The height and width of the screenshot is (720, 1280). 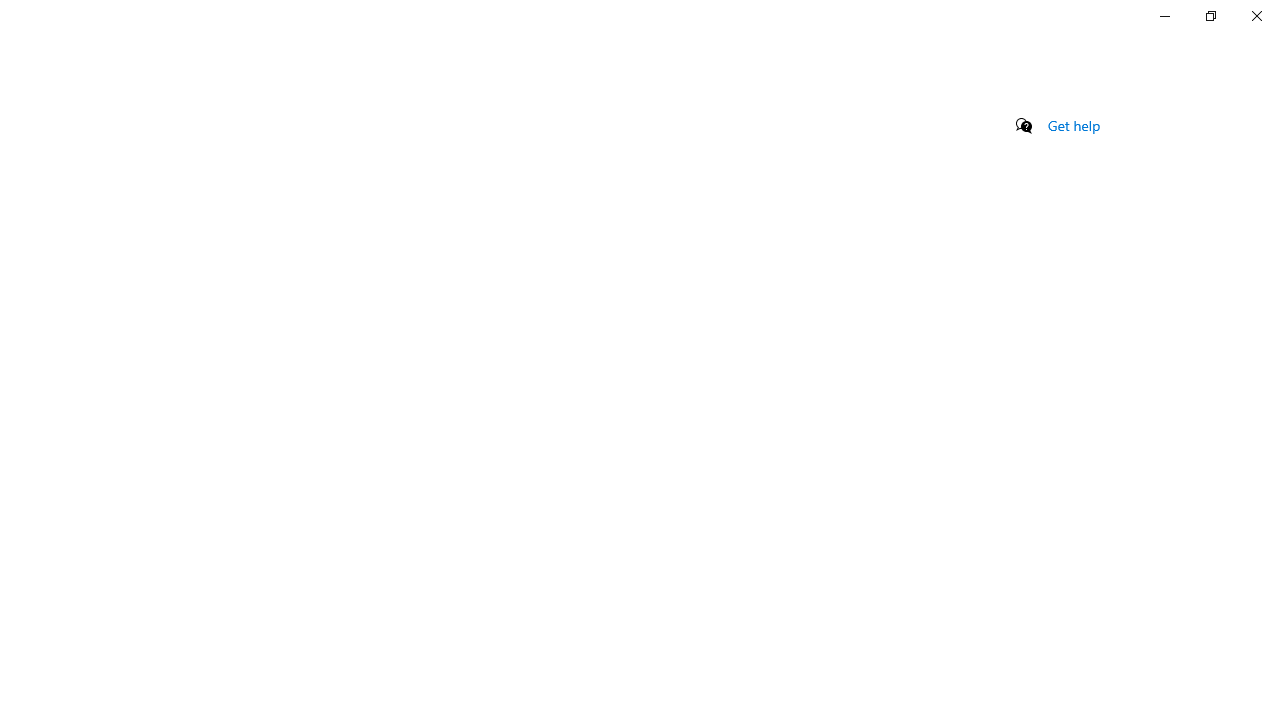 What do you see at coordinates (1209, 15) in the screenshot?
I see `'Restore Settings'` at bounding box center [1209, 15].